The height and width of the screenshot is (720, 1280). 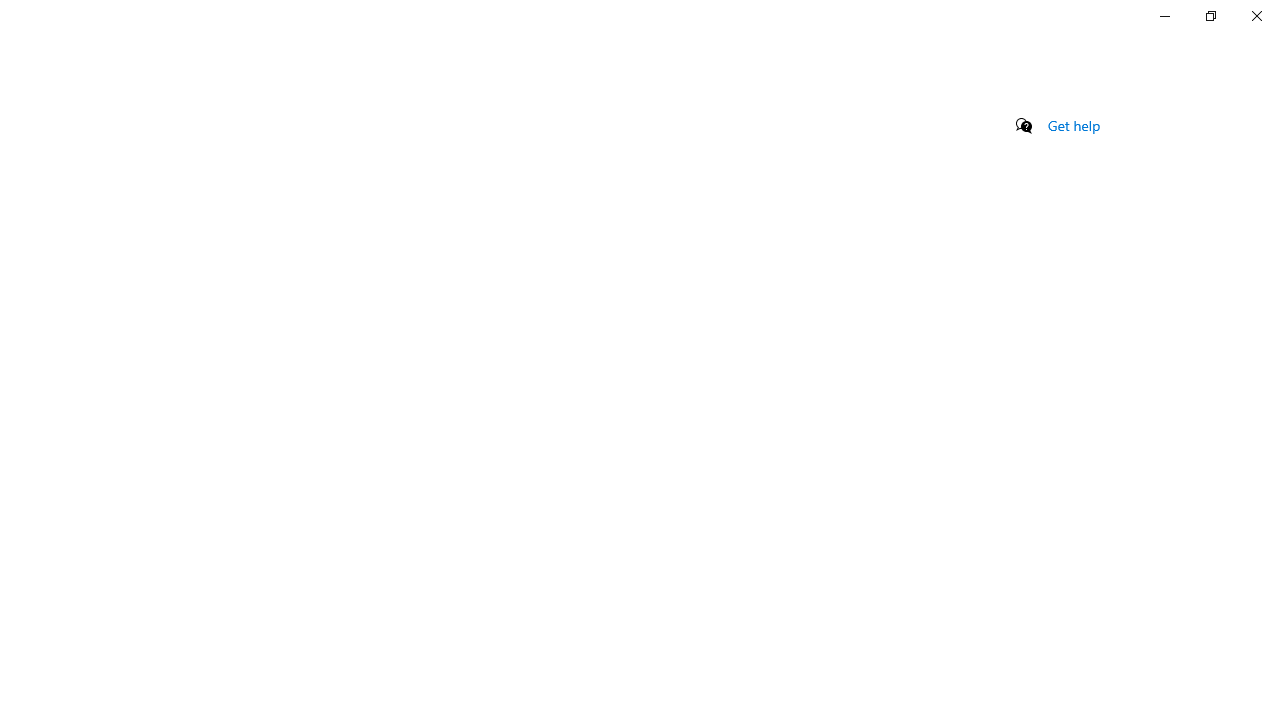 What do you see at coordinates (1209, 15) in the screenshot?
I see `'Restore Settings'` at bounding box center [1209, 15].